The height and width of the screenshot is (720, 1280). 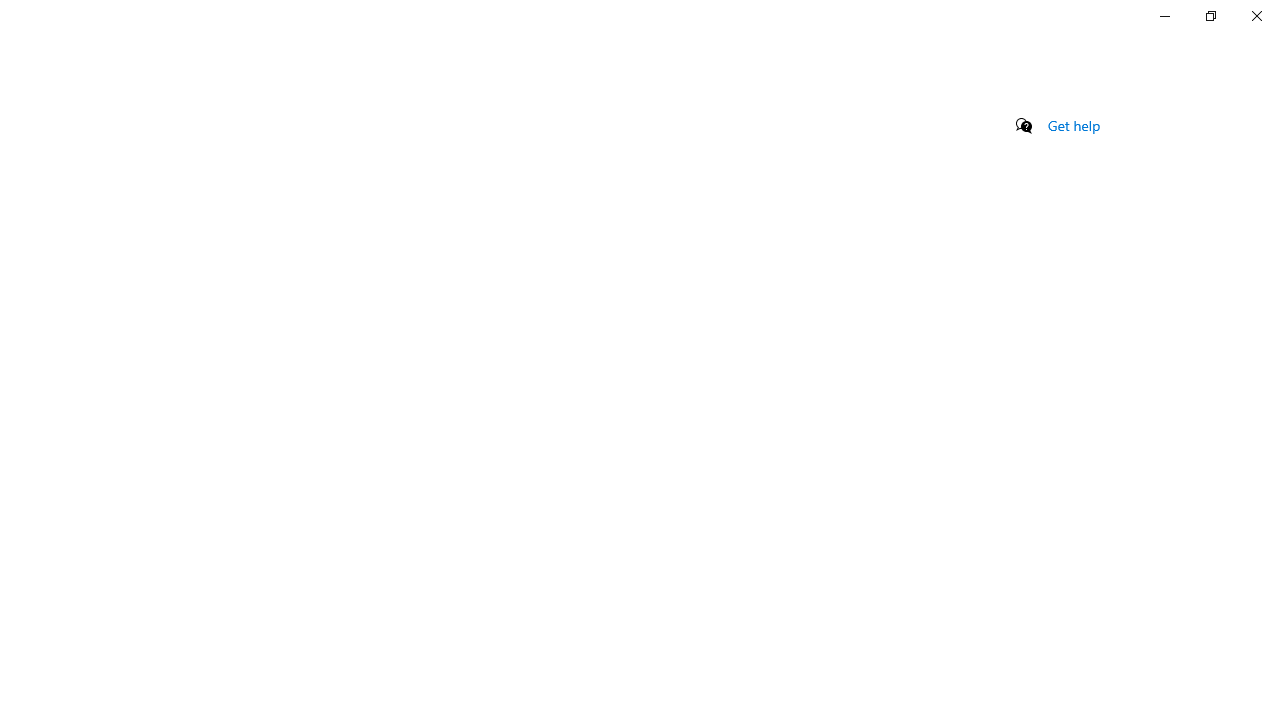 What do you see at coordinates (1209, 15) in the screenshot?
I see `'Restore Settings'` at bounding box center [1209, 15].